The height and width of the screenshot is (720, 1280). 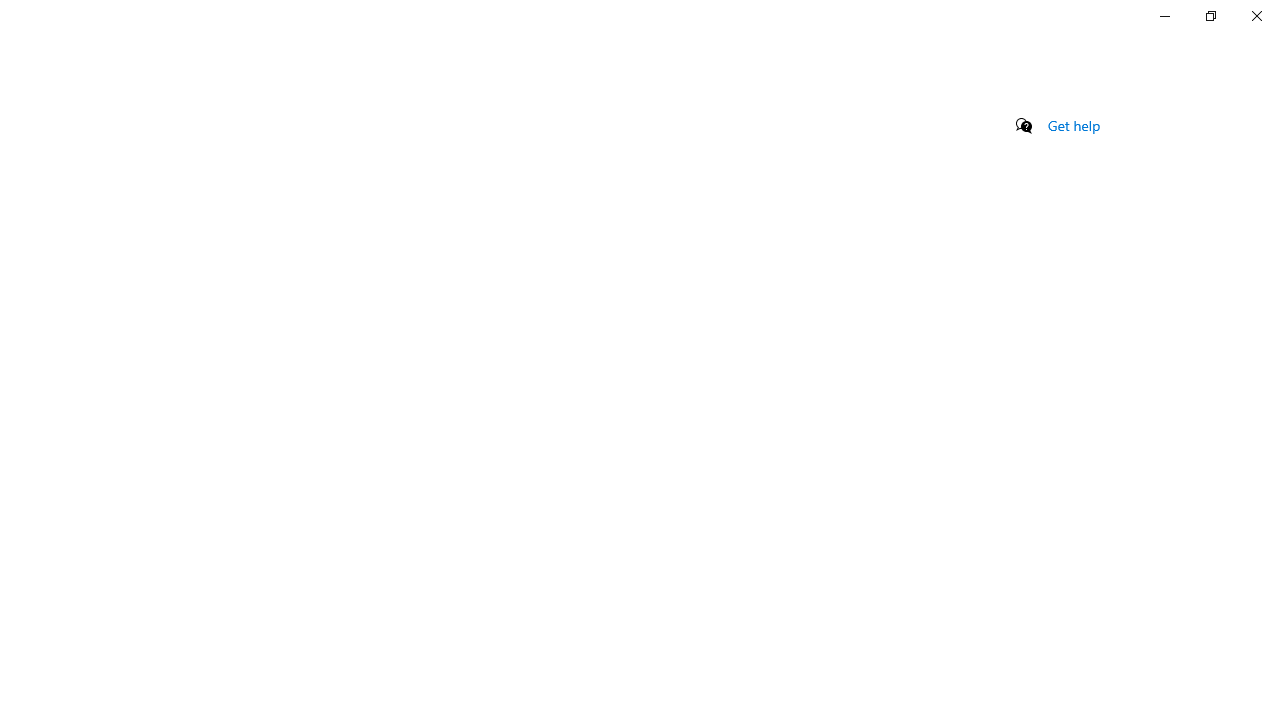 What do you see at coordinates (1209, 15) in the screenshot?
I see `'Restore Settings'` at bounding box center [1209, 15].